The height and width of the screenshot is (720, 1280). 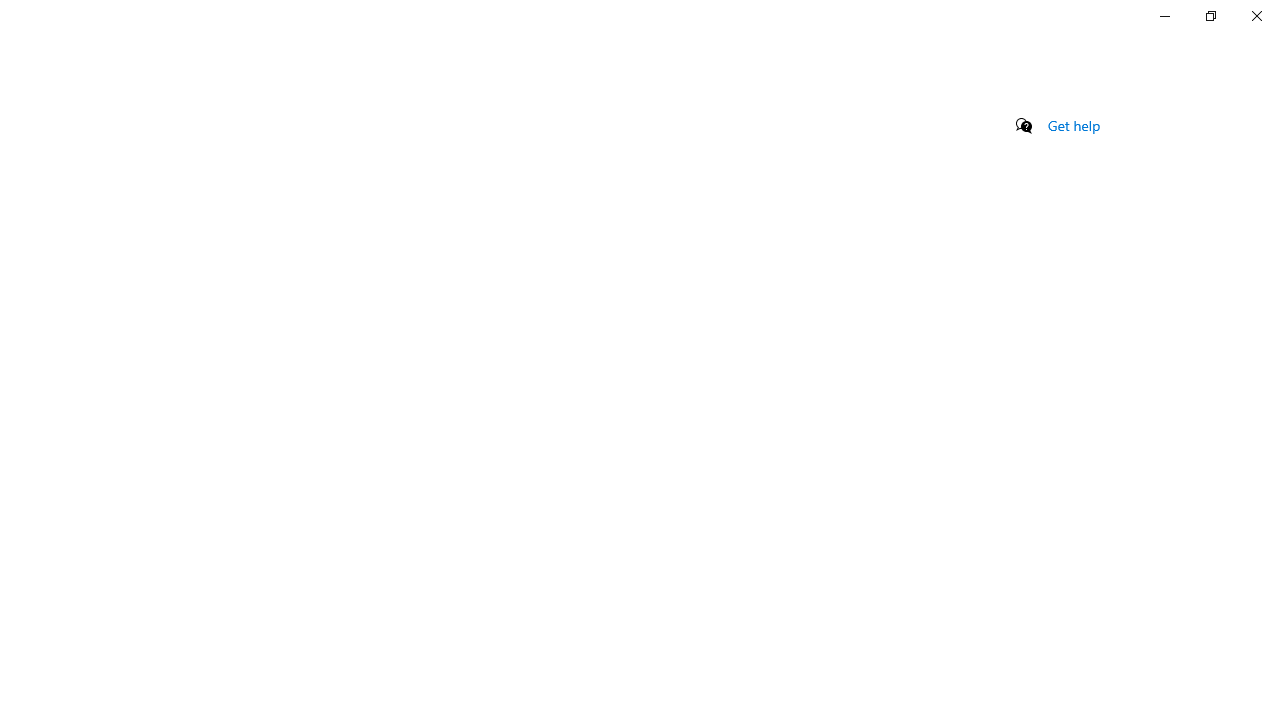 What do you see at coordinates (1209, 15) in the screenshot?
I see `'Restore Settings'` at bounding box center [1209, 15].